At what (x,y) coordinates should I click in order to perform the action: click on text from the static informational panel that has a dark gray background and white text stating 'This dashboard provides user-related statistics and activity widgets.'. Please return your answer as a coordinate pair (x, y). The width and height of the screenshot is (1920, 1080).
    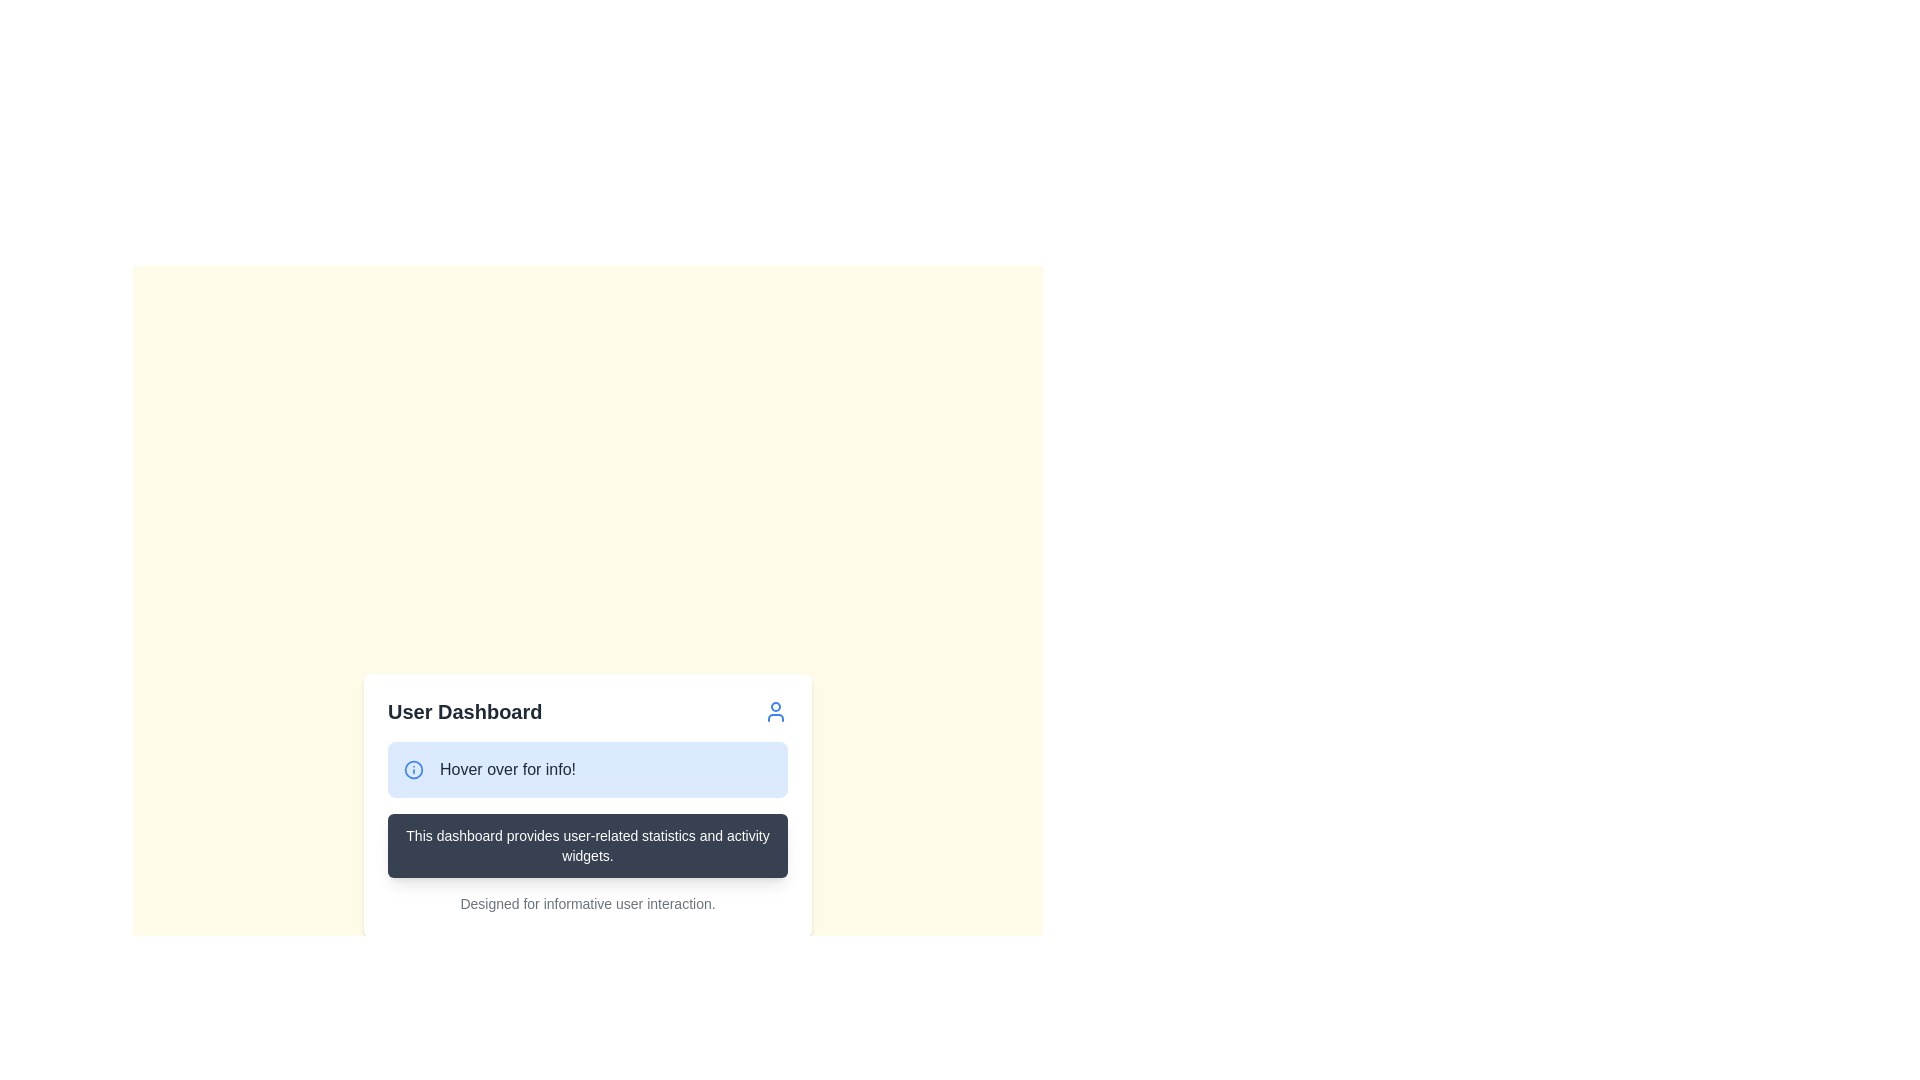
    Looking at the image, I should click on (587, 845).